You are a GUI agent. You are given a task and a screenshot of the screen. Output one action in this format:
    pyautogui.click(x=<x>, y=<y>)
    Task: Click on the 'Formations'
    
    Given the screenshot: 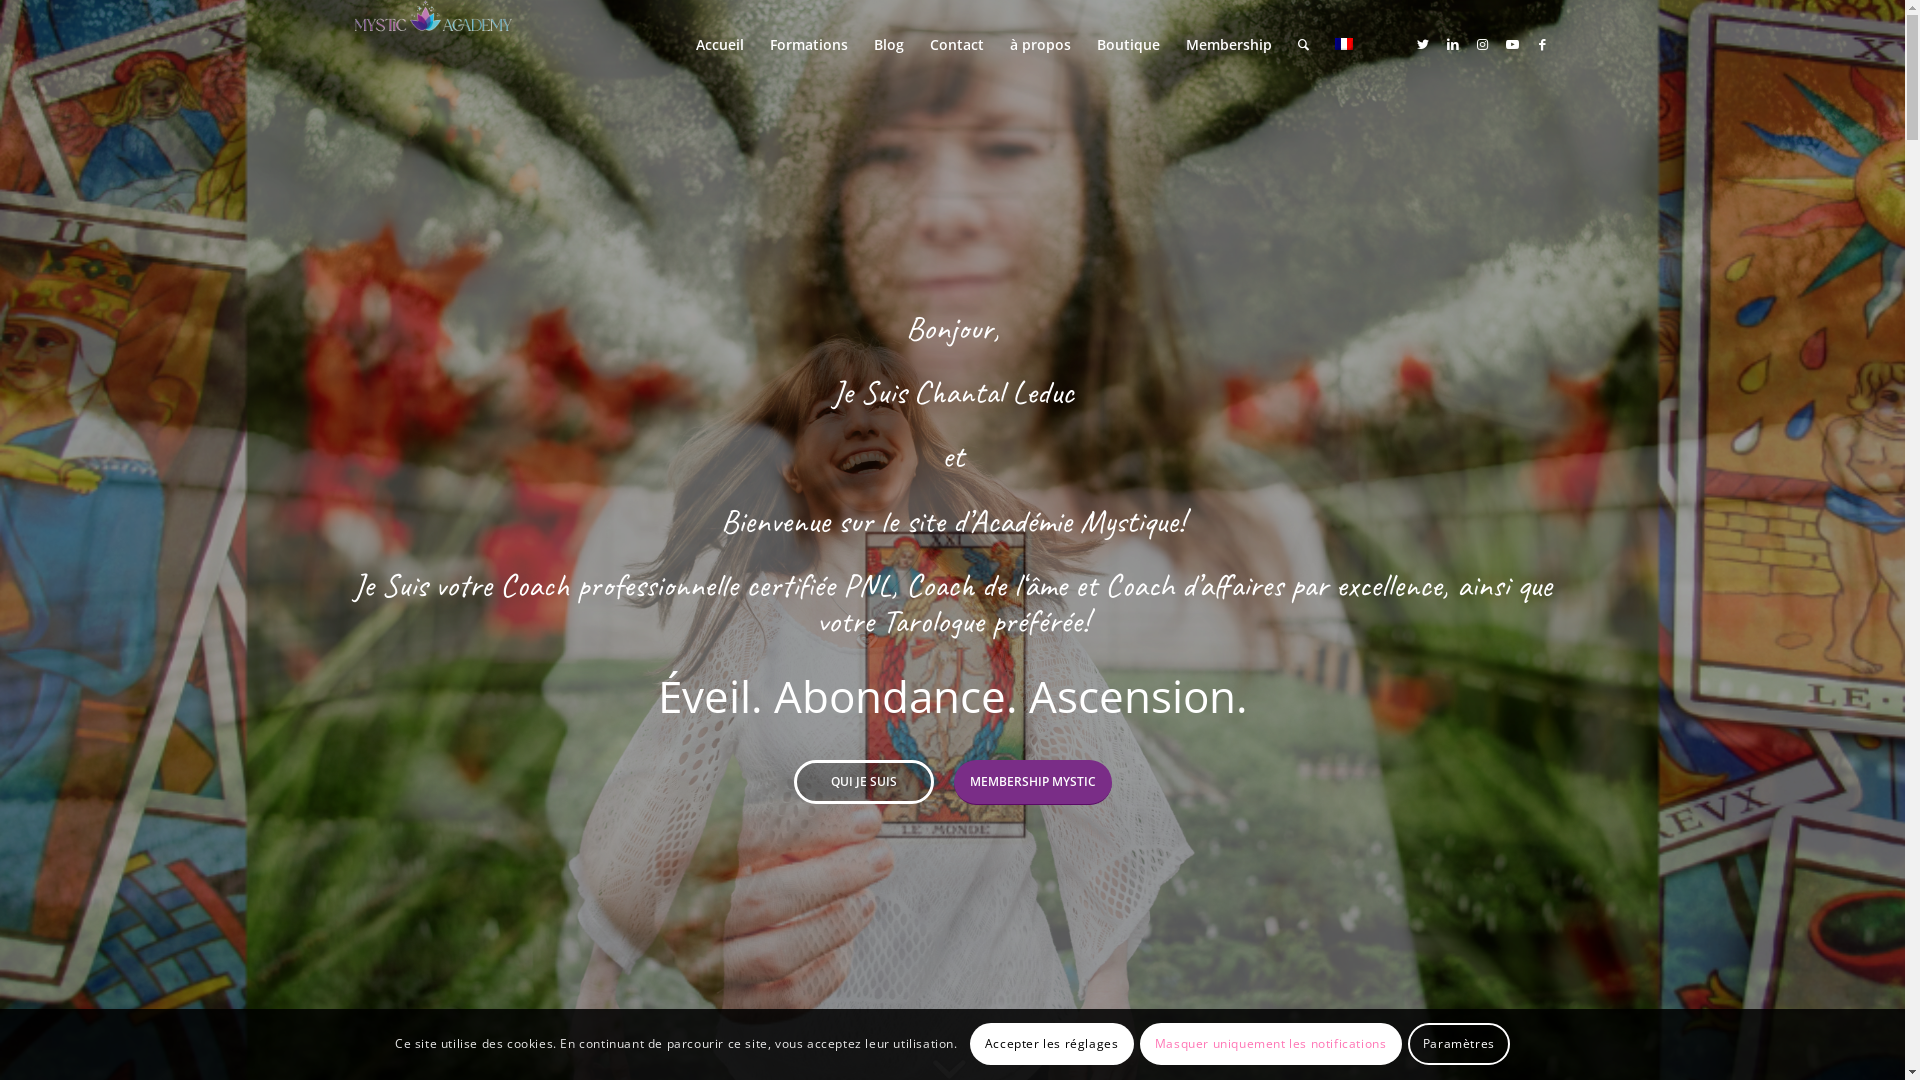 What is the action you would take?
    pyautogui.click(x=807, y=45)
    